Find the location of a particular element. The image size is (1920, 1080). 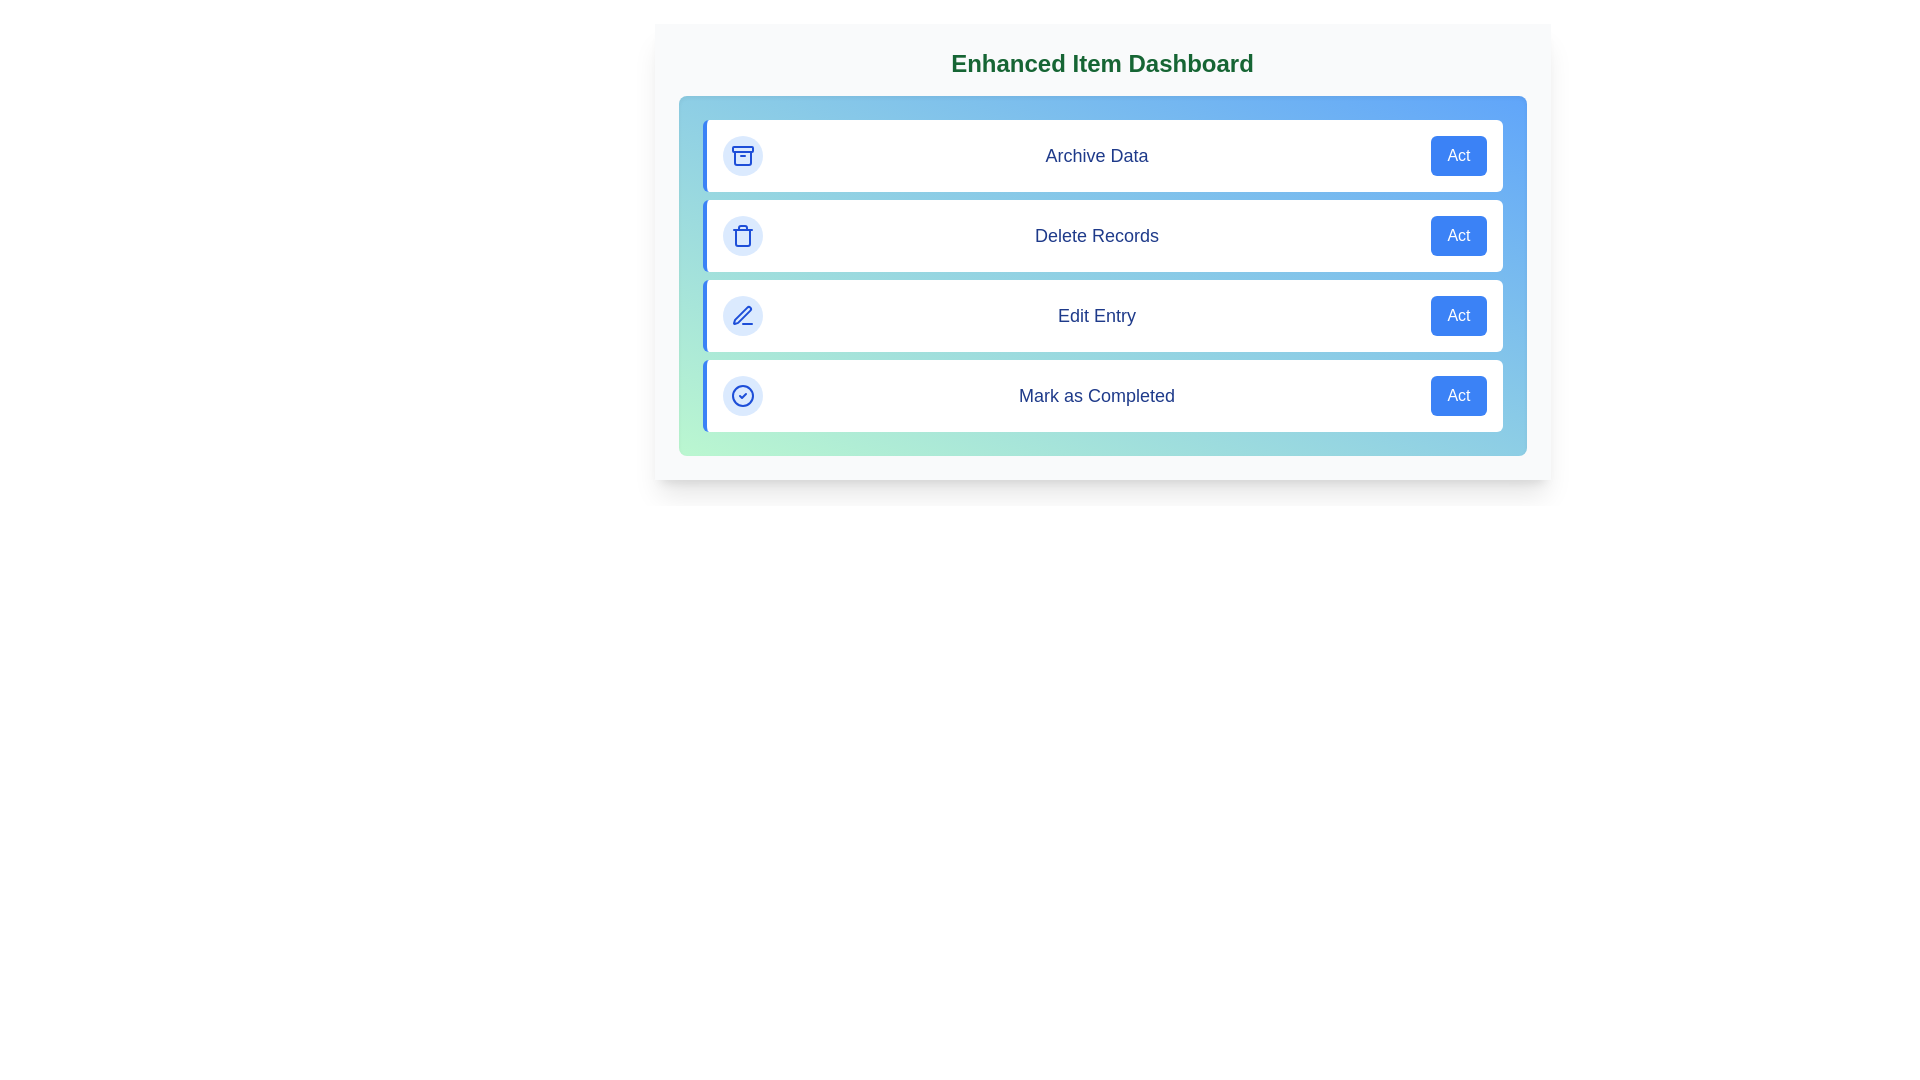

the action item labeled 'Edit Entry' to observe its hover effect is located at coordinates (1101, 315).